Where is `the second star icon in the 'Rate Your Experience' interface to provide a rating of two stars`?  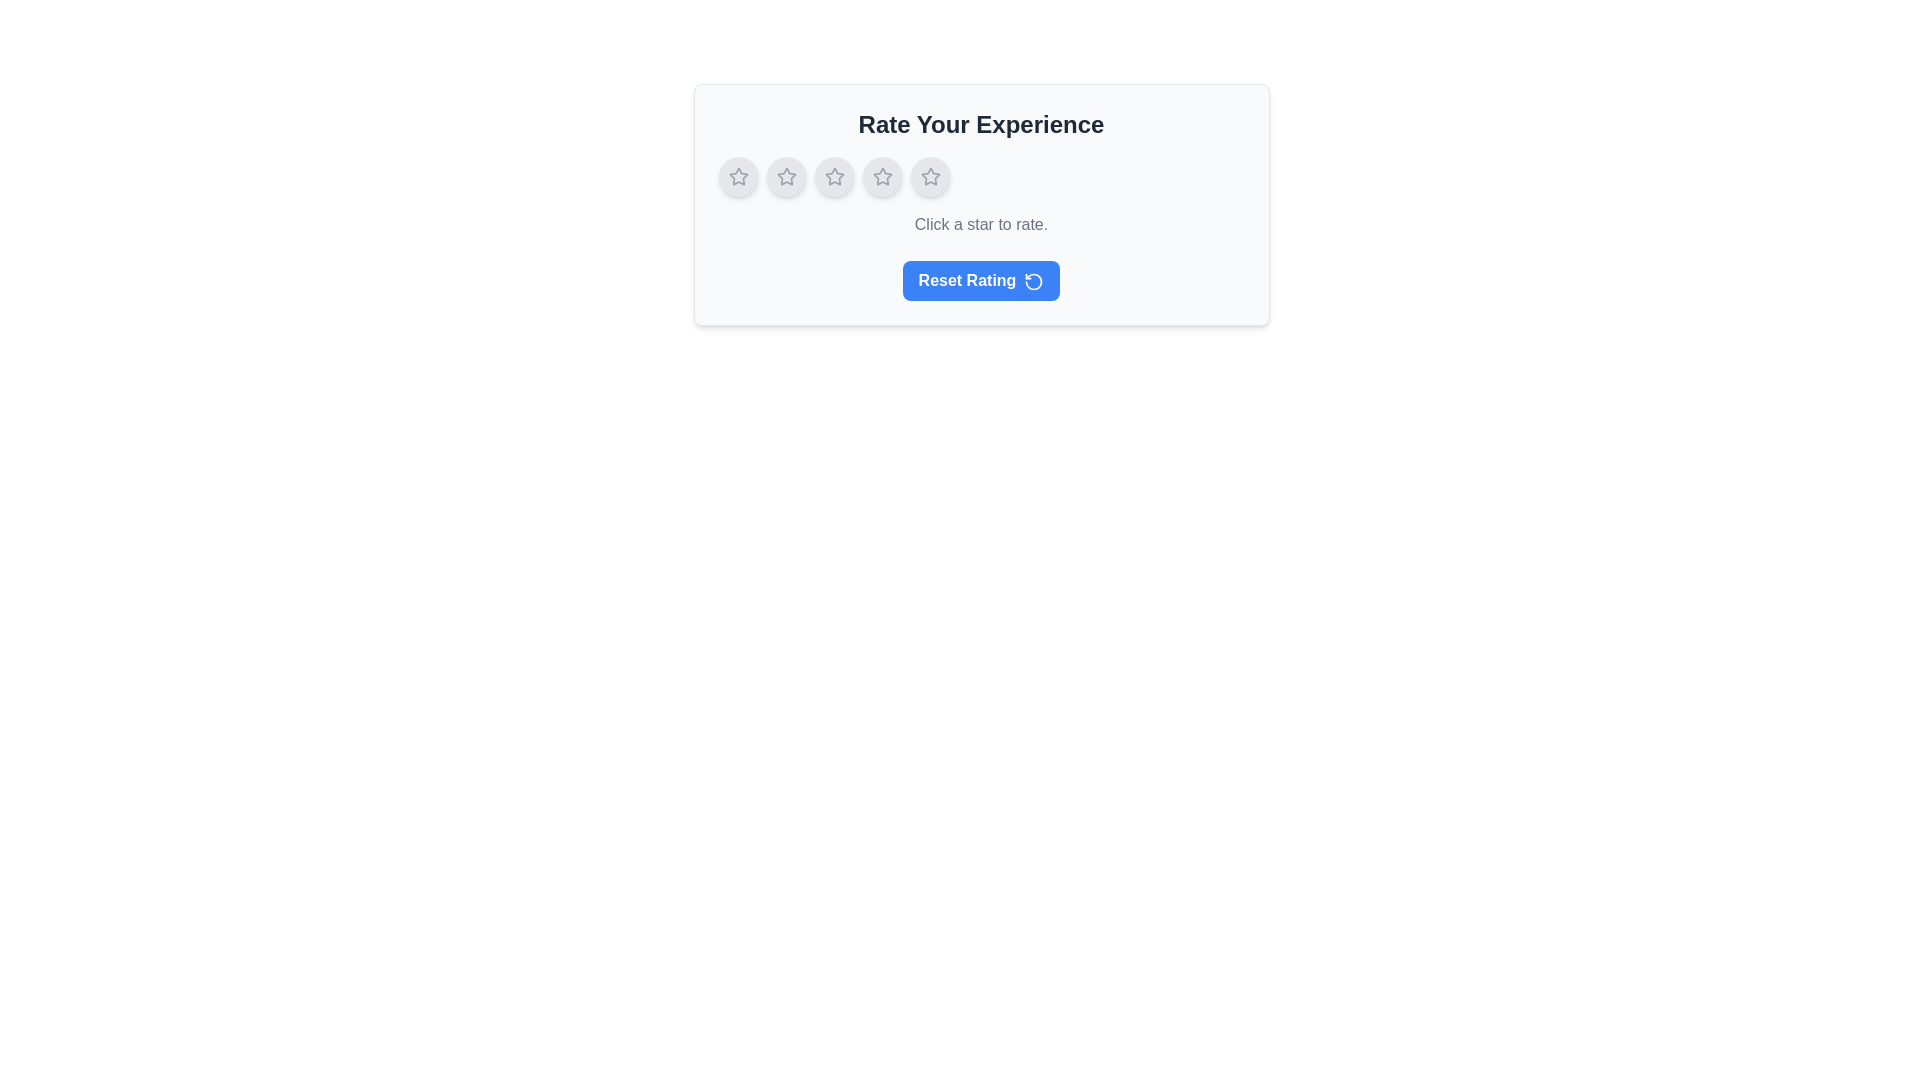 the second star icon in the 'Rate Your Experience' interface to provide a rating of two stars is located at coordinates (785, 175).